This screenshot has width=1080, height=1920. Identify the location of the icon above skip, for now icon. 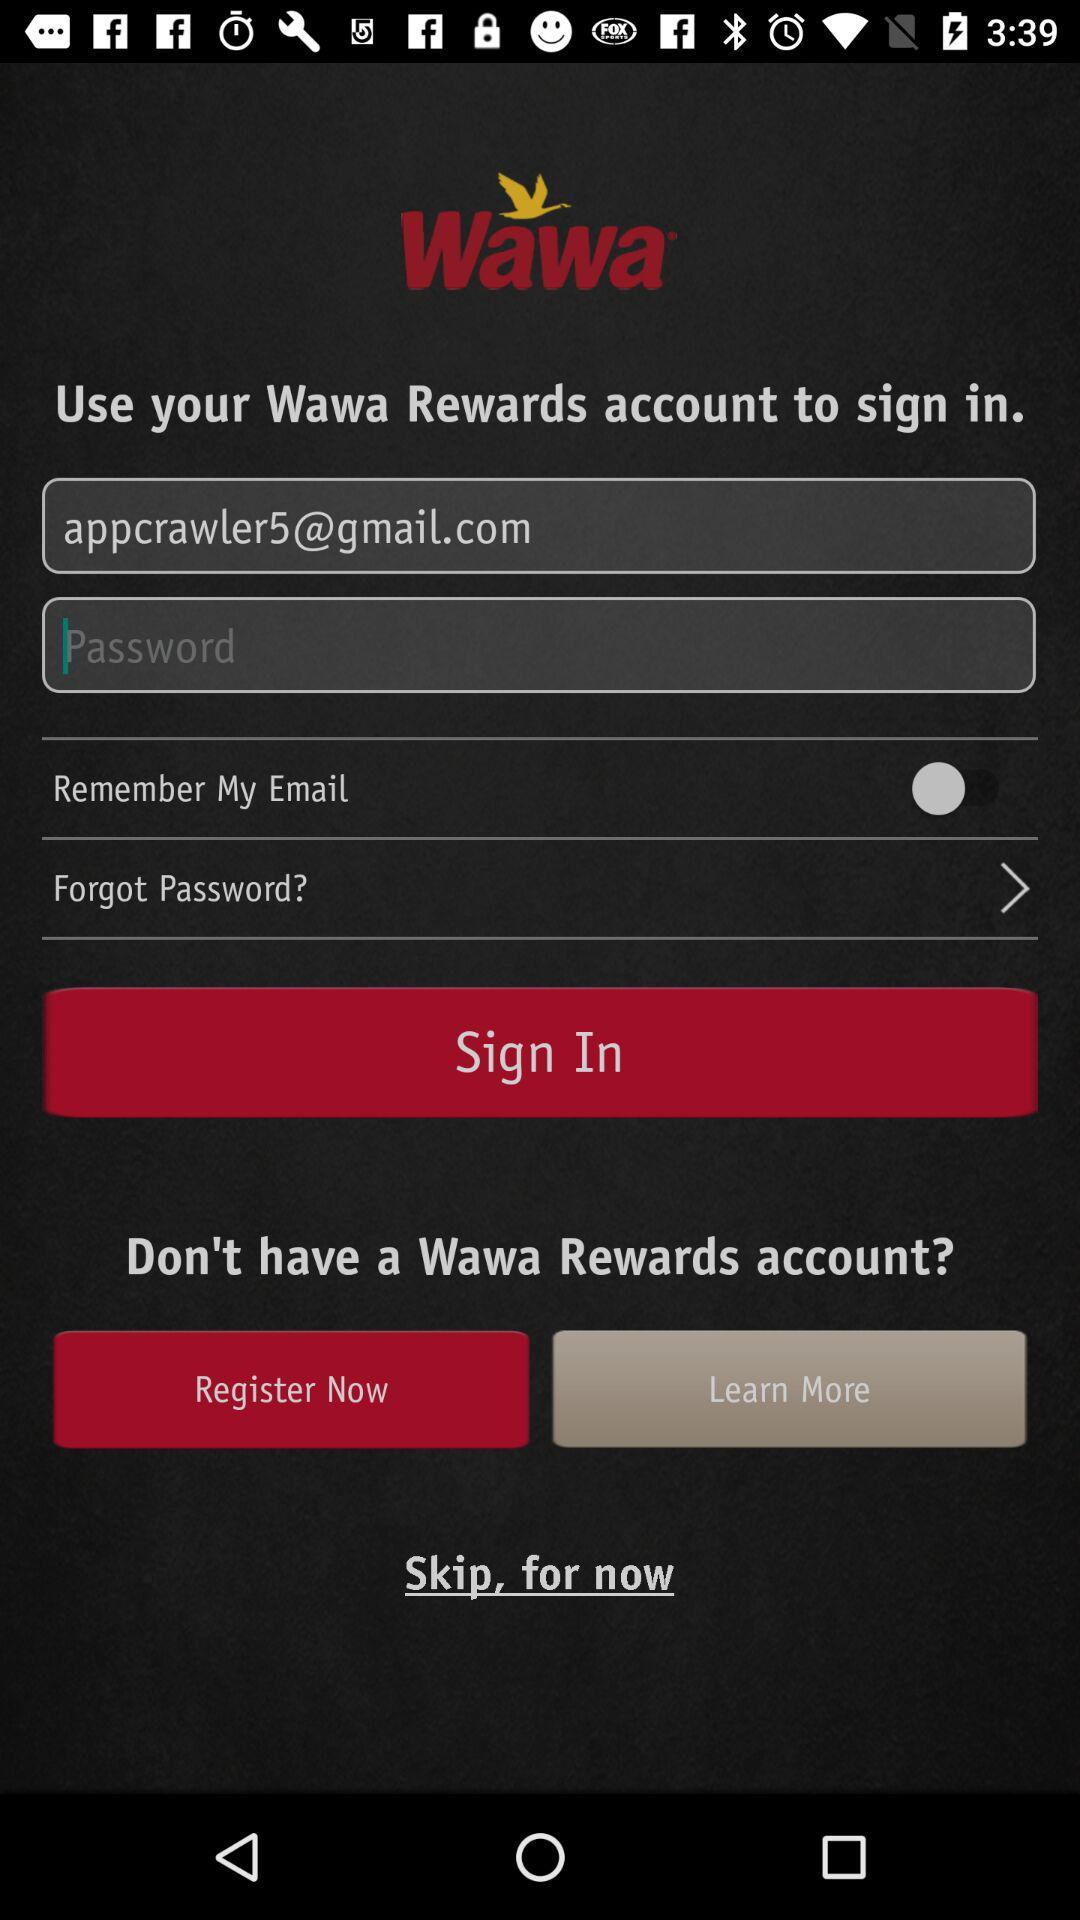
(290, 1388).